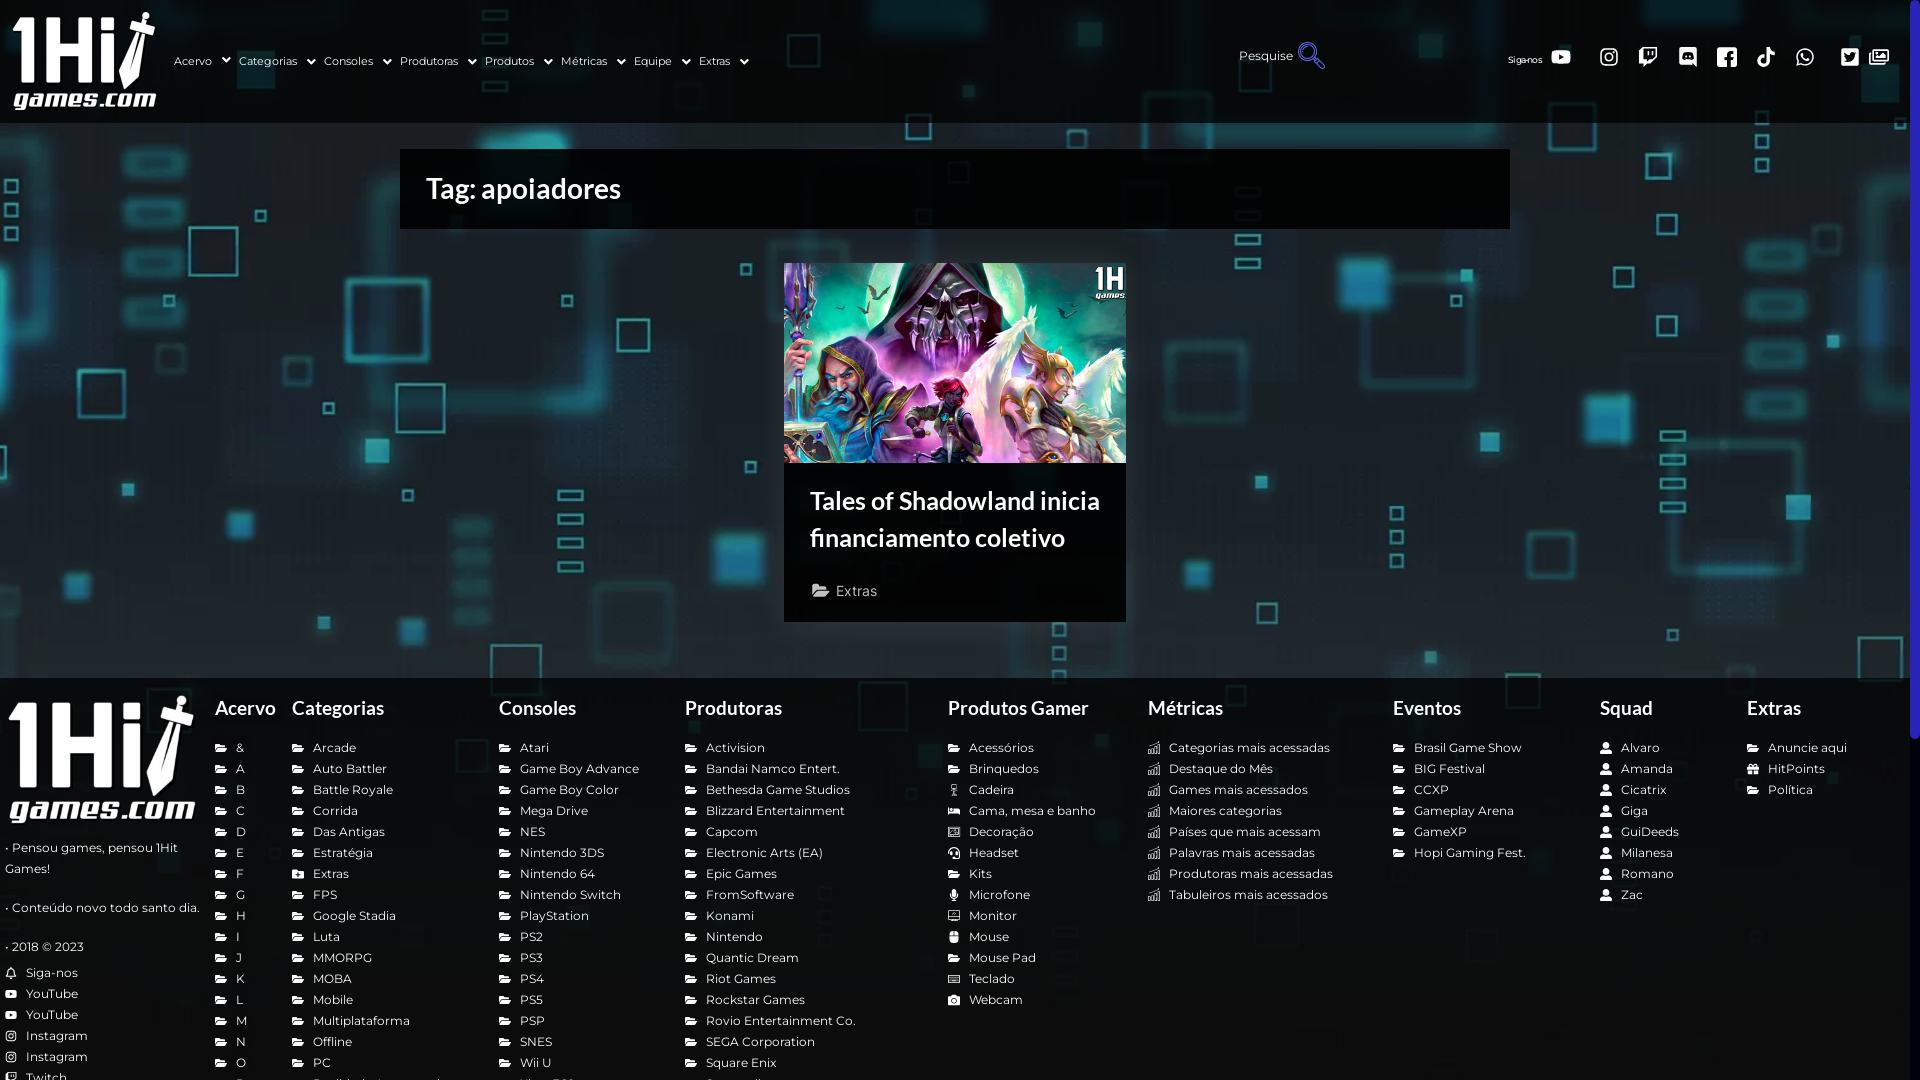 The width and height of the screenshot is (1920, 1080). I want to click on 'Bethesda Game Studios', so click(806, 788).